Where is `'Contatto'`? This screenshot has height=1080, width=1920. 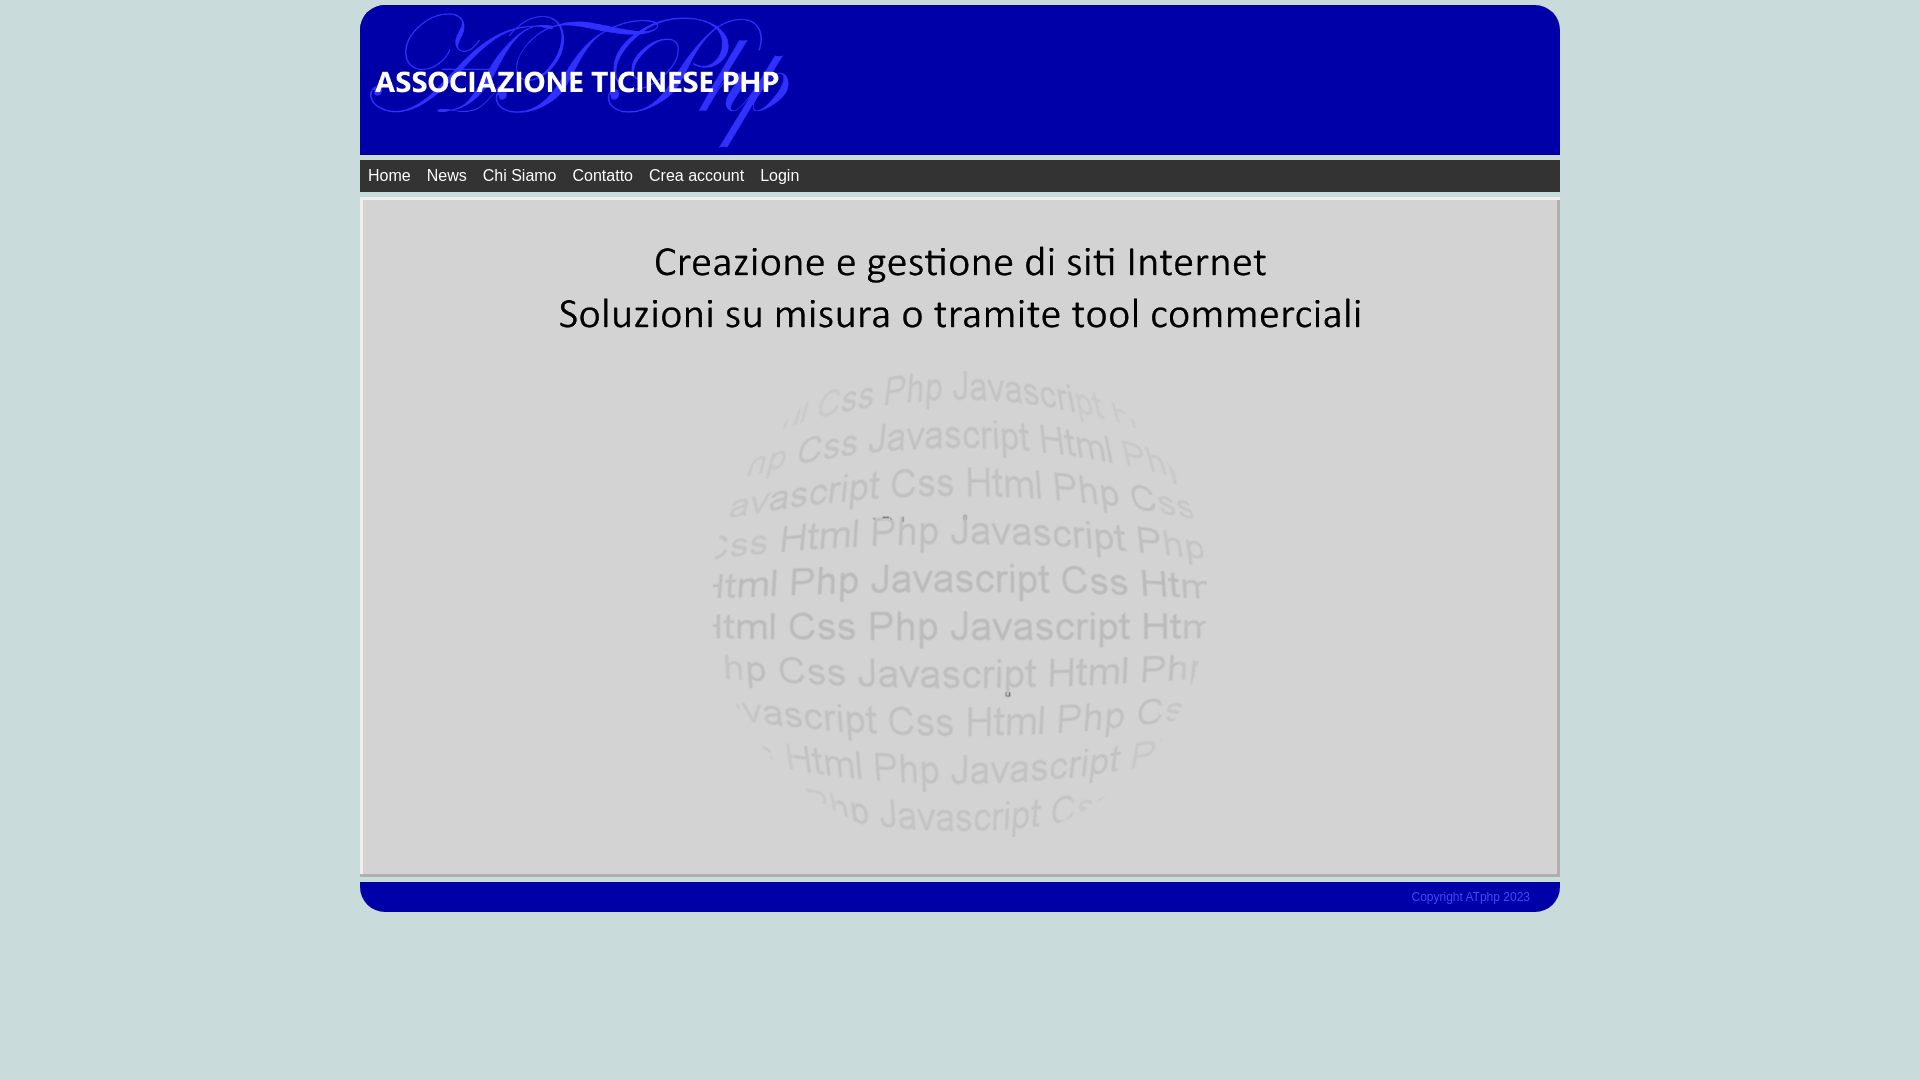 'Contatto' is located at coordinates (602, 175).